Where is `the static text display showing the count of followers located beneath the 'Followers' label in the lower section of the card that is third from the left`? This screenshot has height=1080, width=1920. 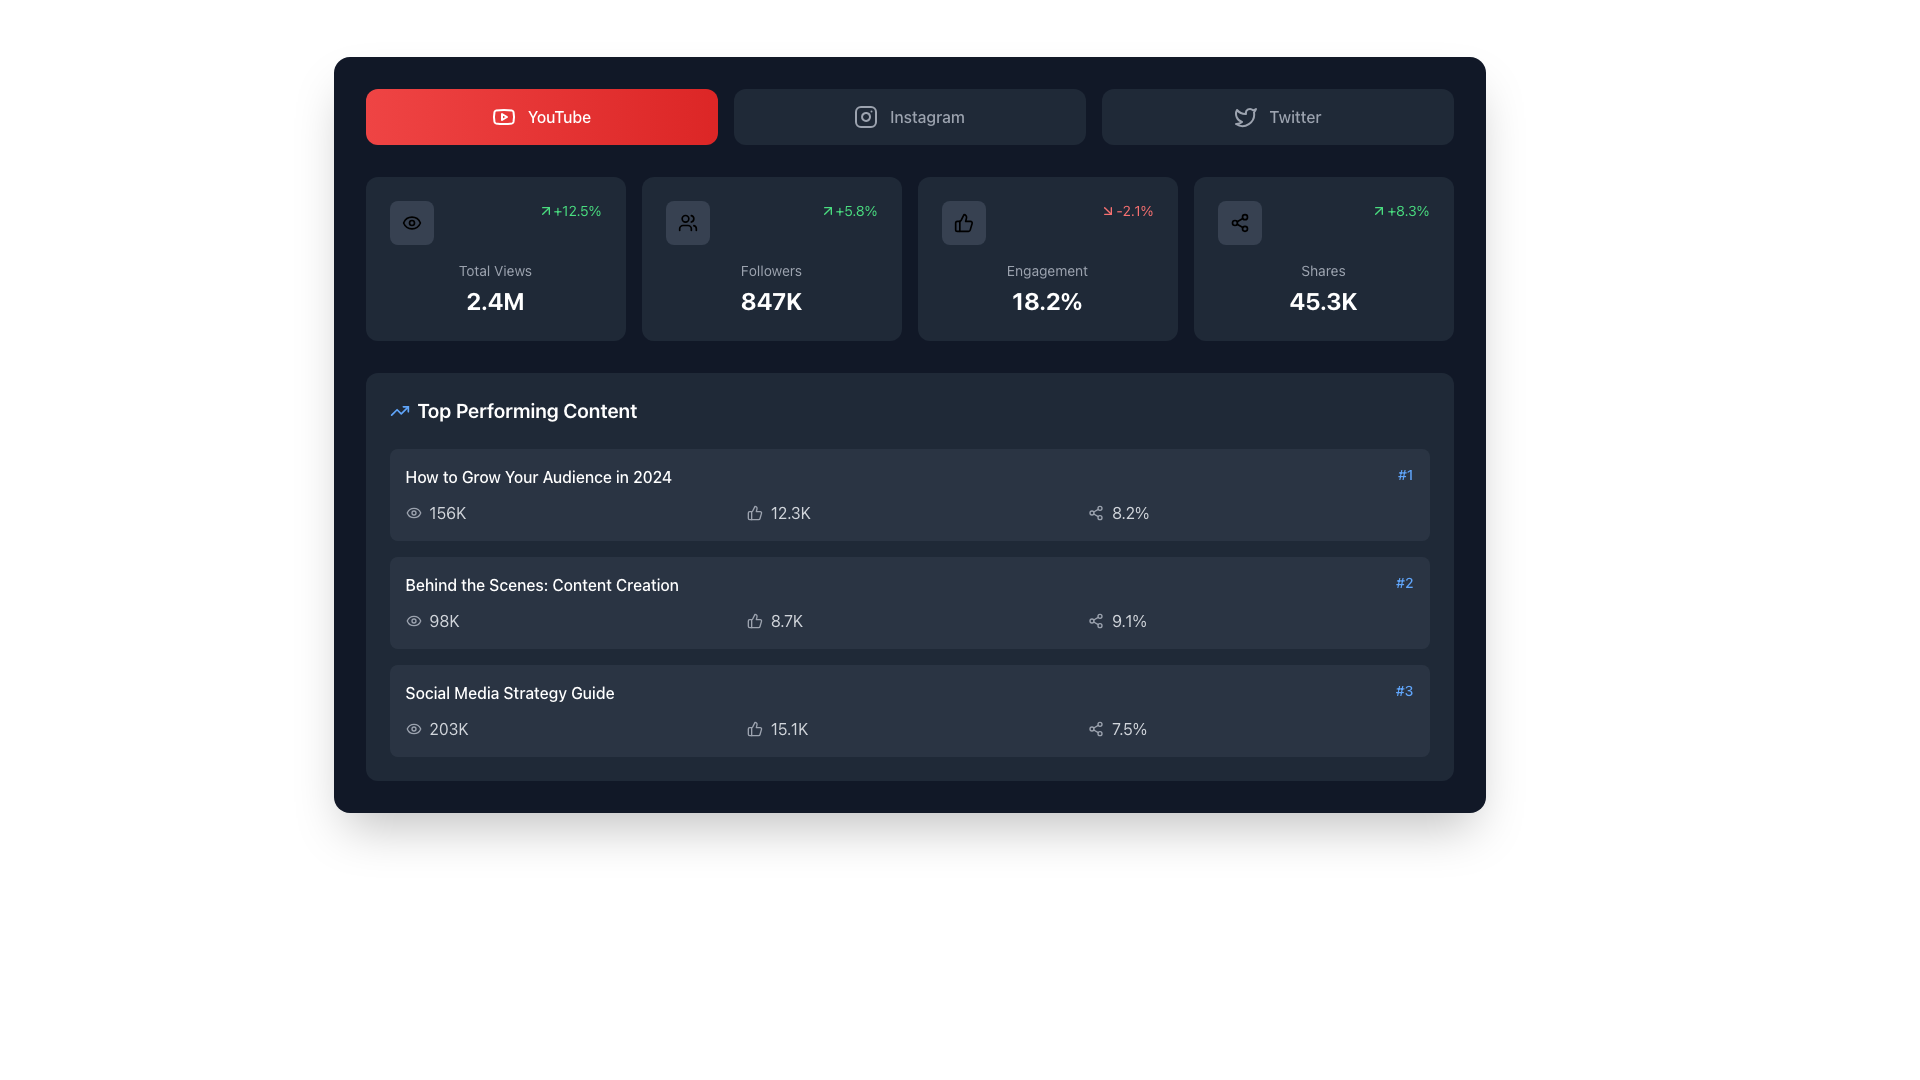
the static text display showing the count of followers located beneath the 'Followers' label in the lower section of the card that is third from the left is located at coordinates (770, 300).